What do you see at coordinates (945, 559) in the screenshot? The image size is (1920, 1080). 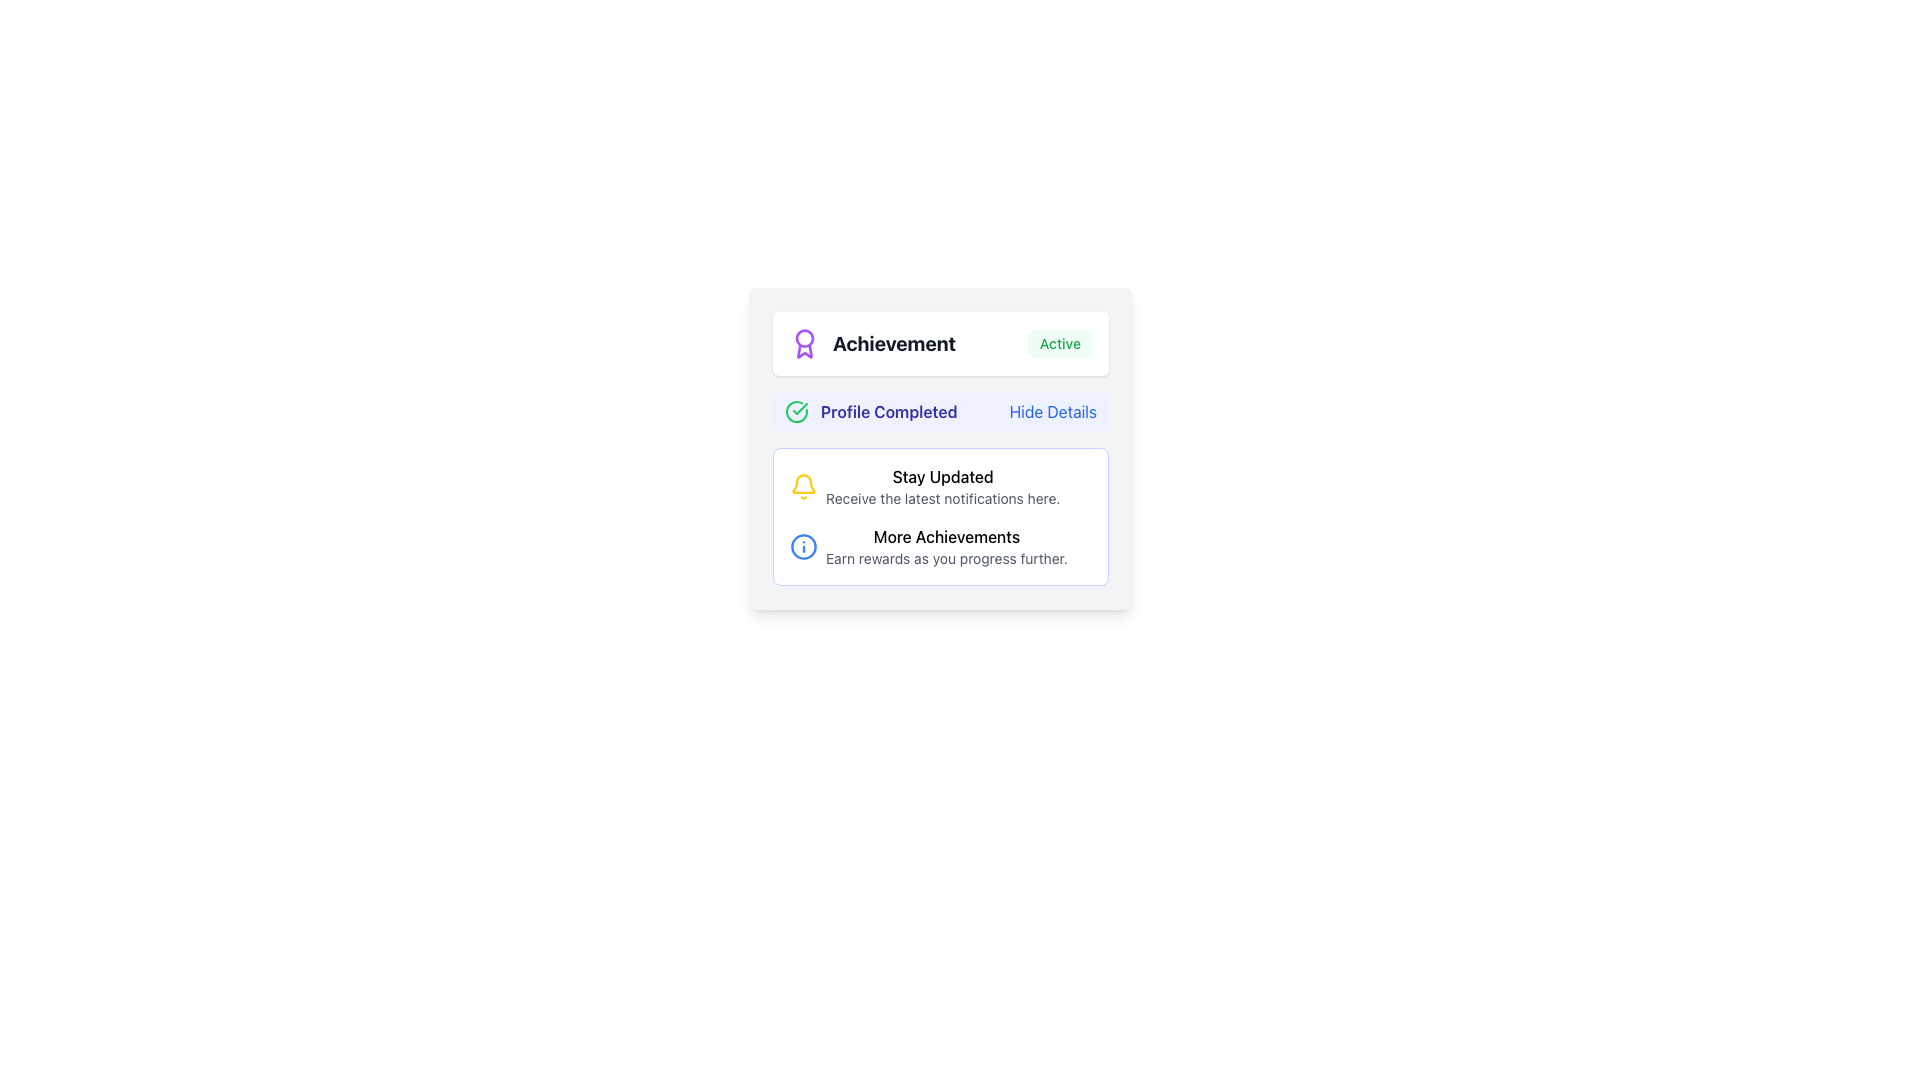 I see `the informational text that reads 'Earn rewards as you progress further.', which is styled in a smaller gray font and located below the heading 'More Achievements'` at bounding box center [945, 559].